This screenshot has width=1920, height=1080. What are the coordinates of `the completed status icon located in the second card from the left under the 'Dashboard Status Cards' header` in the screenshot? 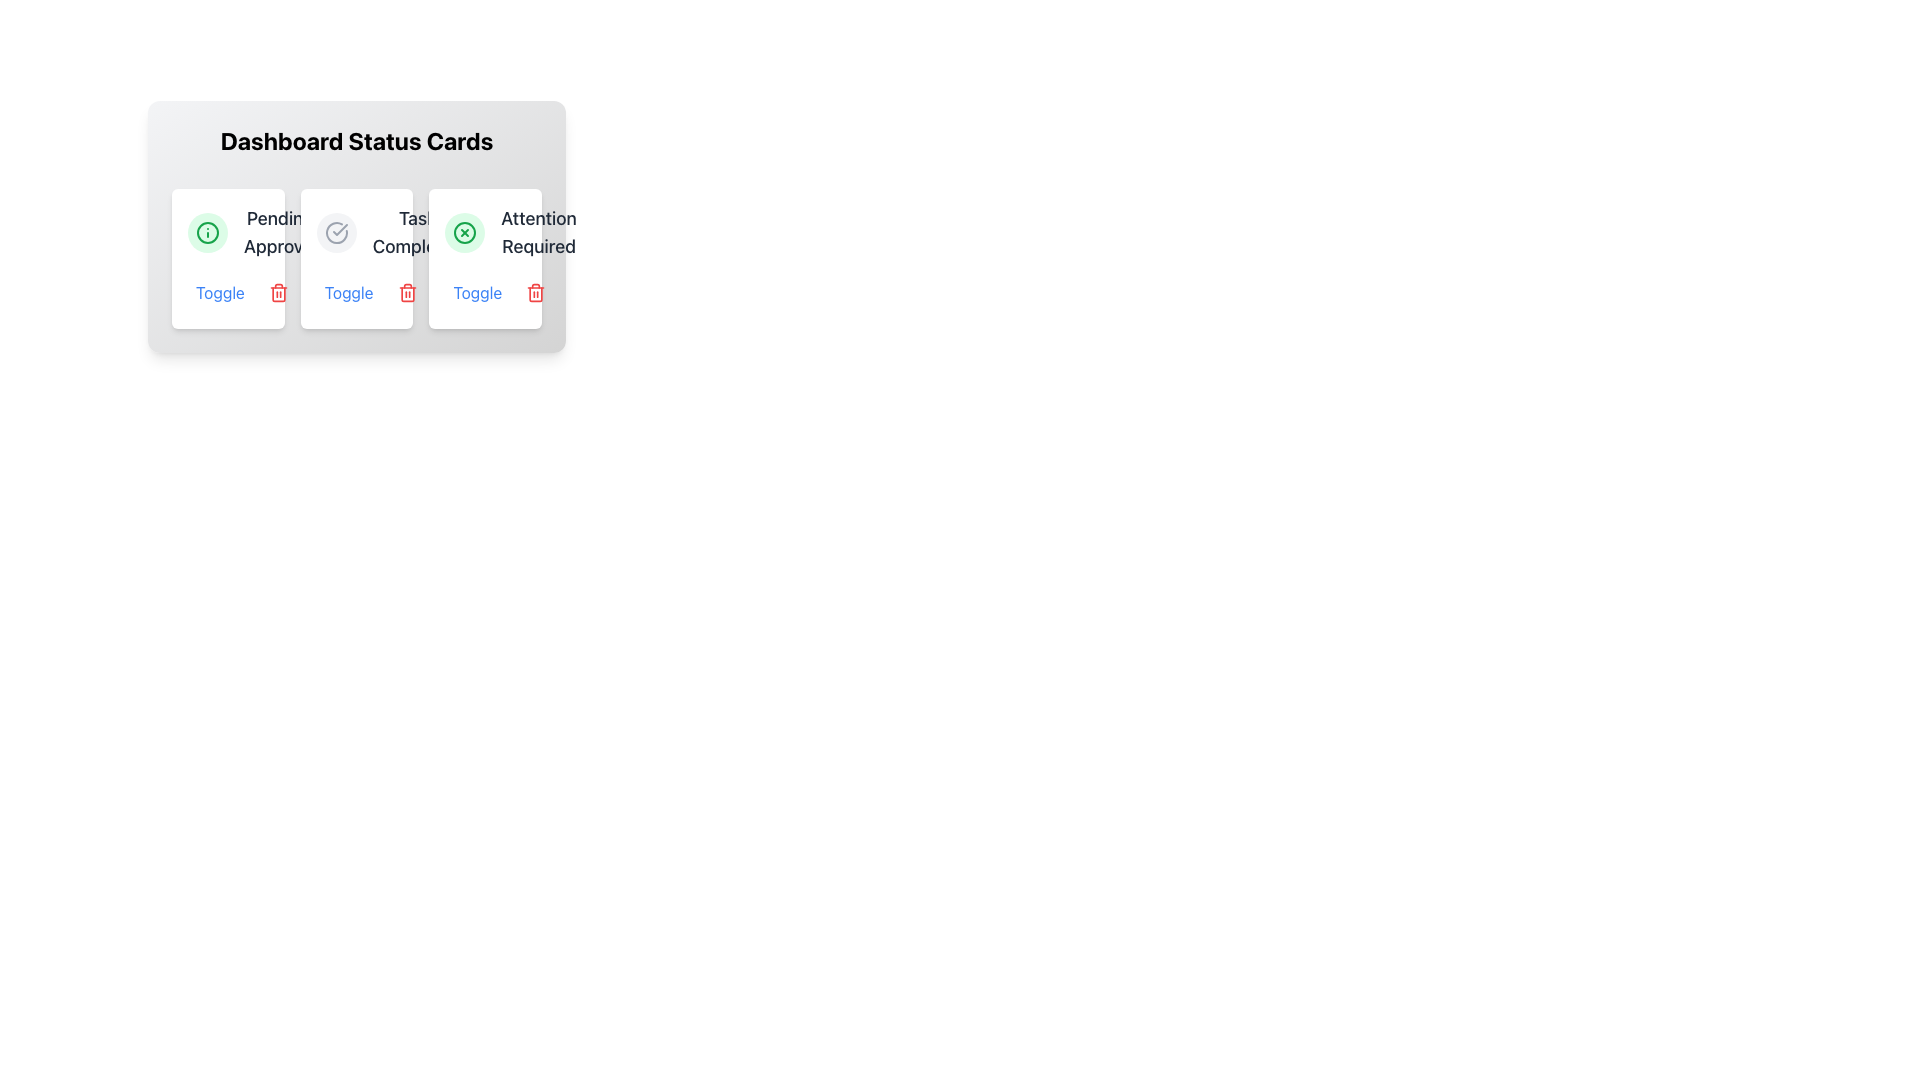 It's located at (336, 231).